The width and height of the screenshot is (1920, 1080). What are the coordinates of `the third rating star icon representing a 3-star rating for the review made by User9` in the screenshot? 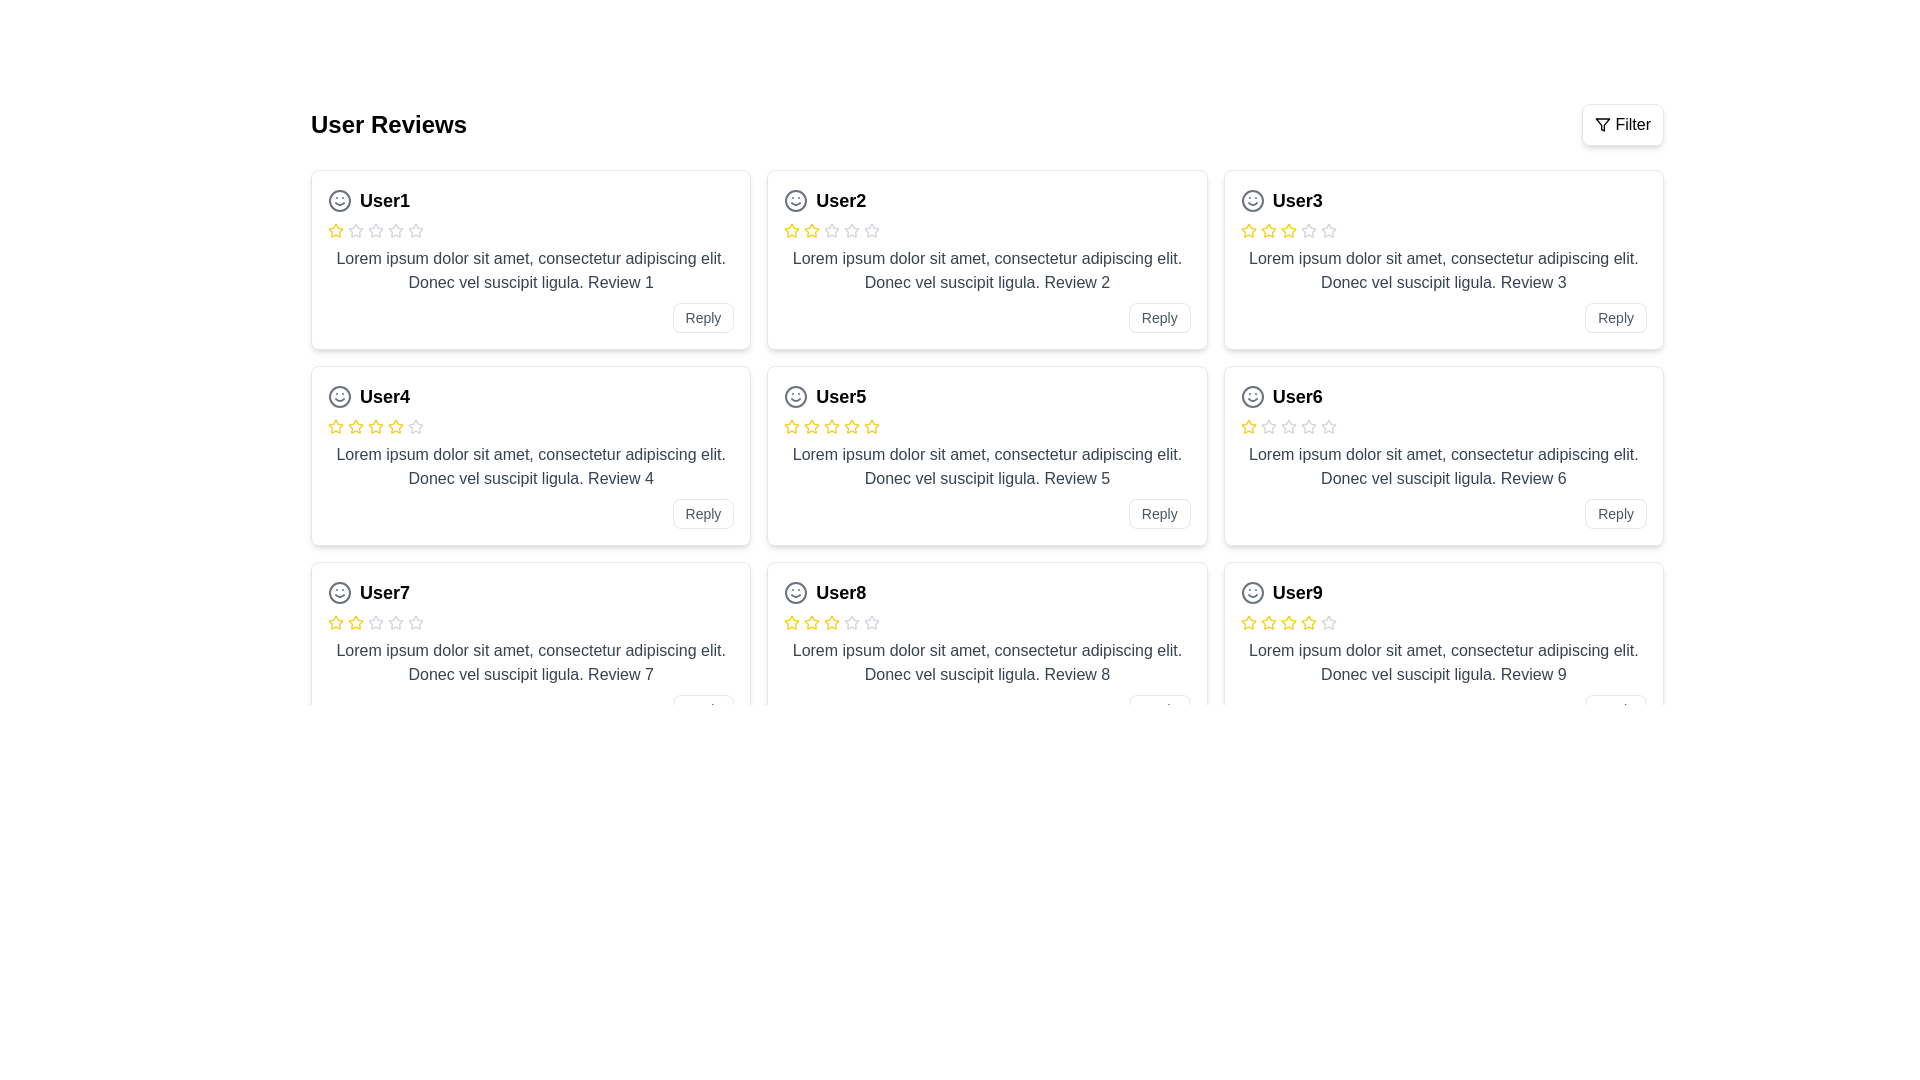 It's located at (1267, 622).